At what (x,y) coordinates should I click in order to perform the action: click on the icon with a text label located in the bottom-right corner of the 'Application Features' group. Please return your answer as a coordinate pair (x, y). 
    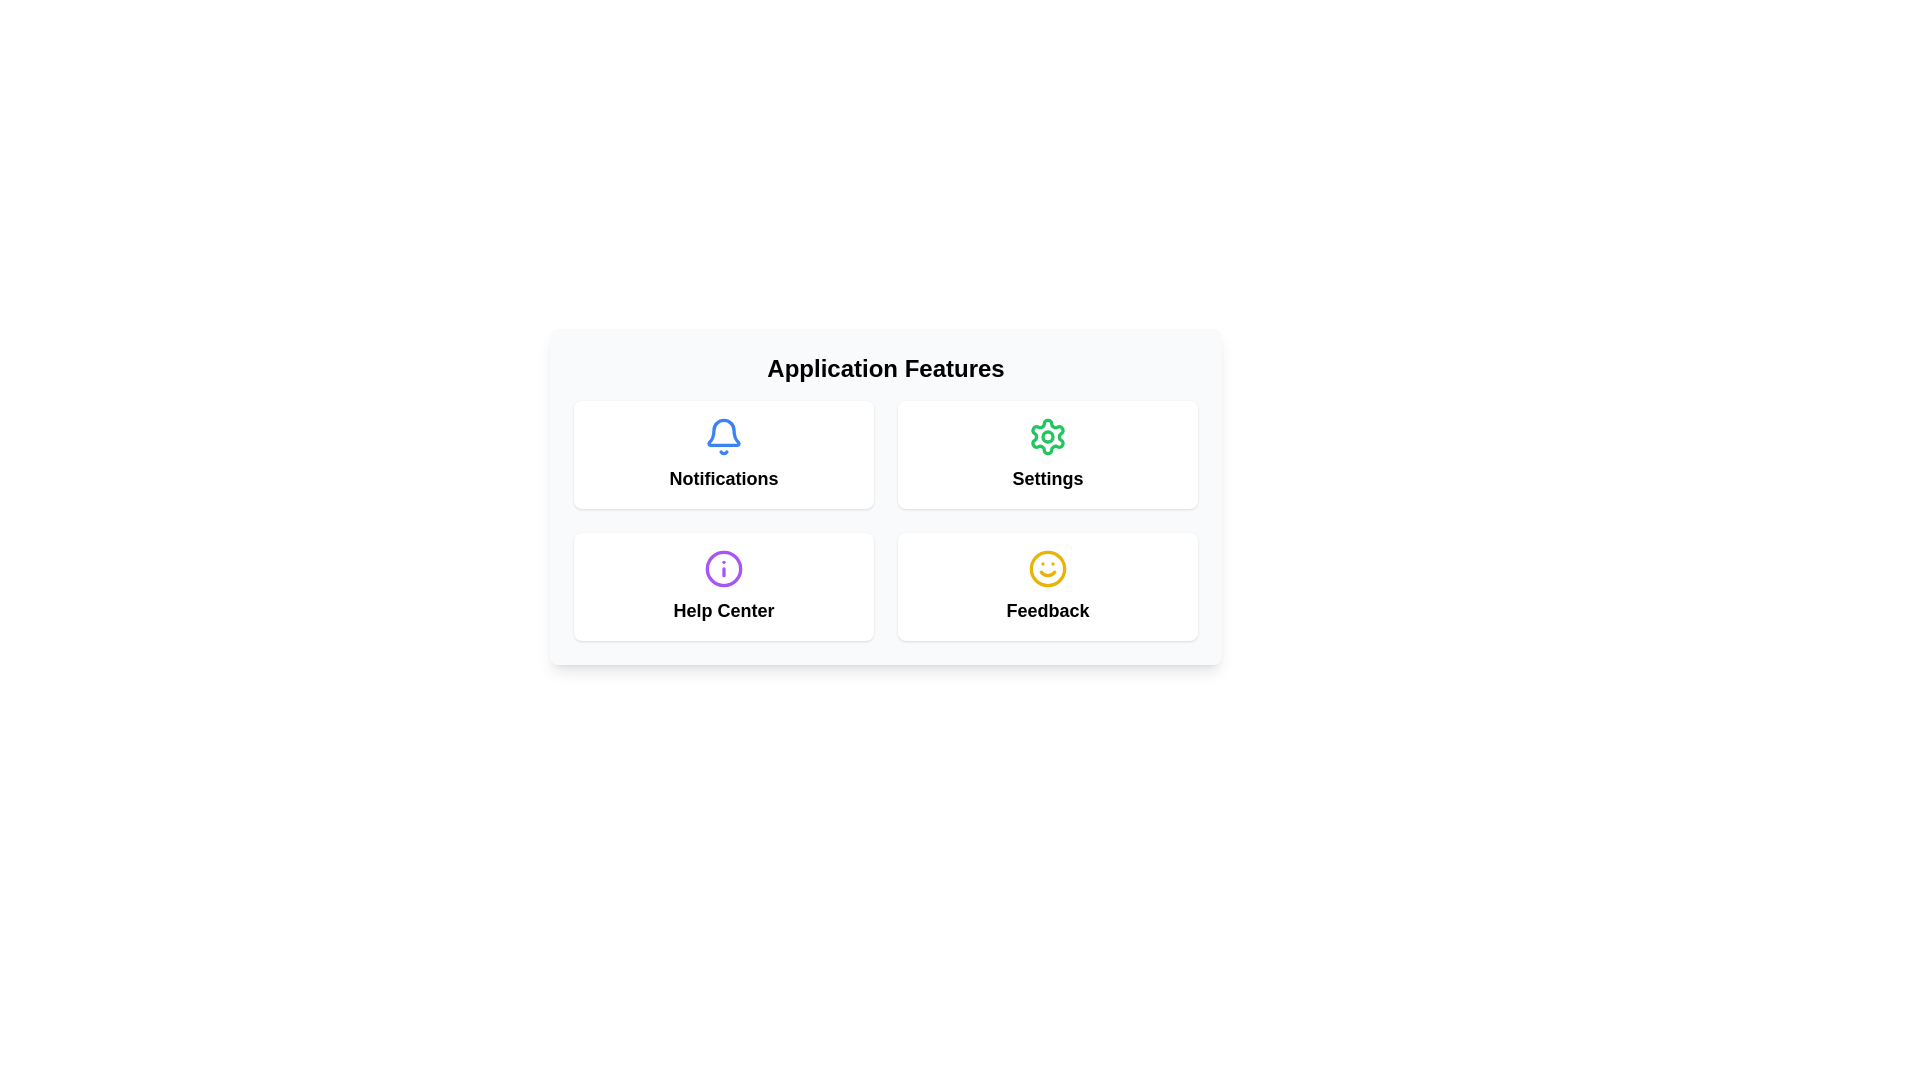
    Looking at the image, I should click on (1046, 585).